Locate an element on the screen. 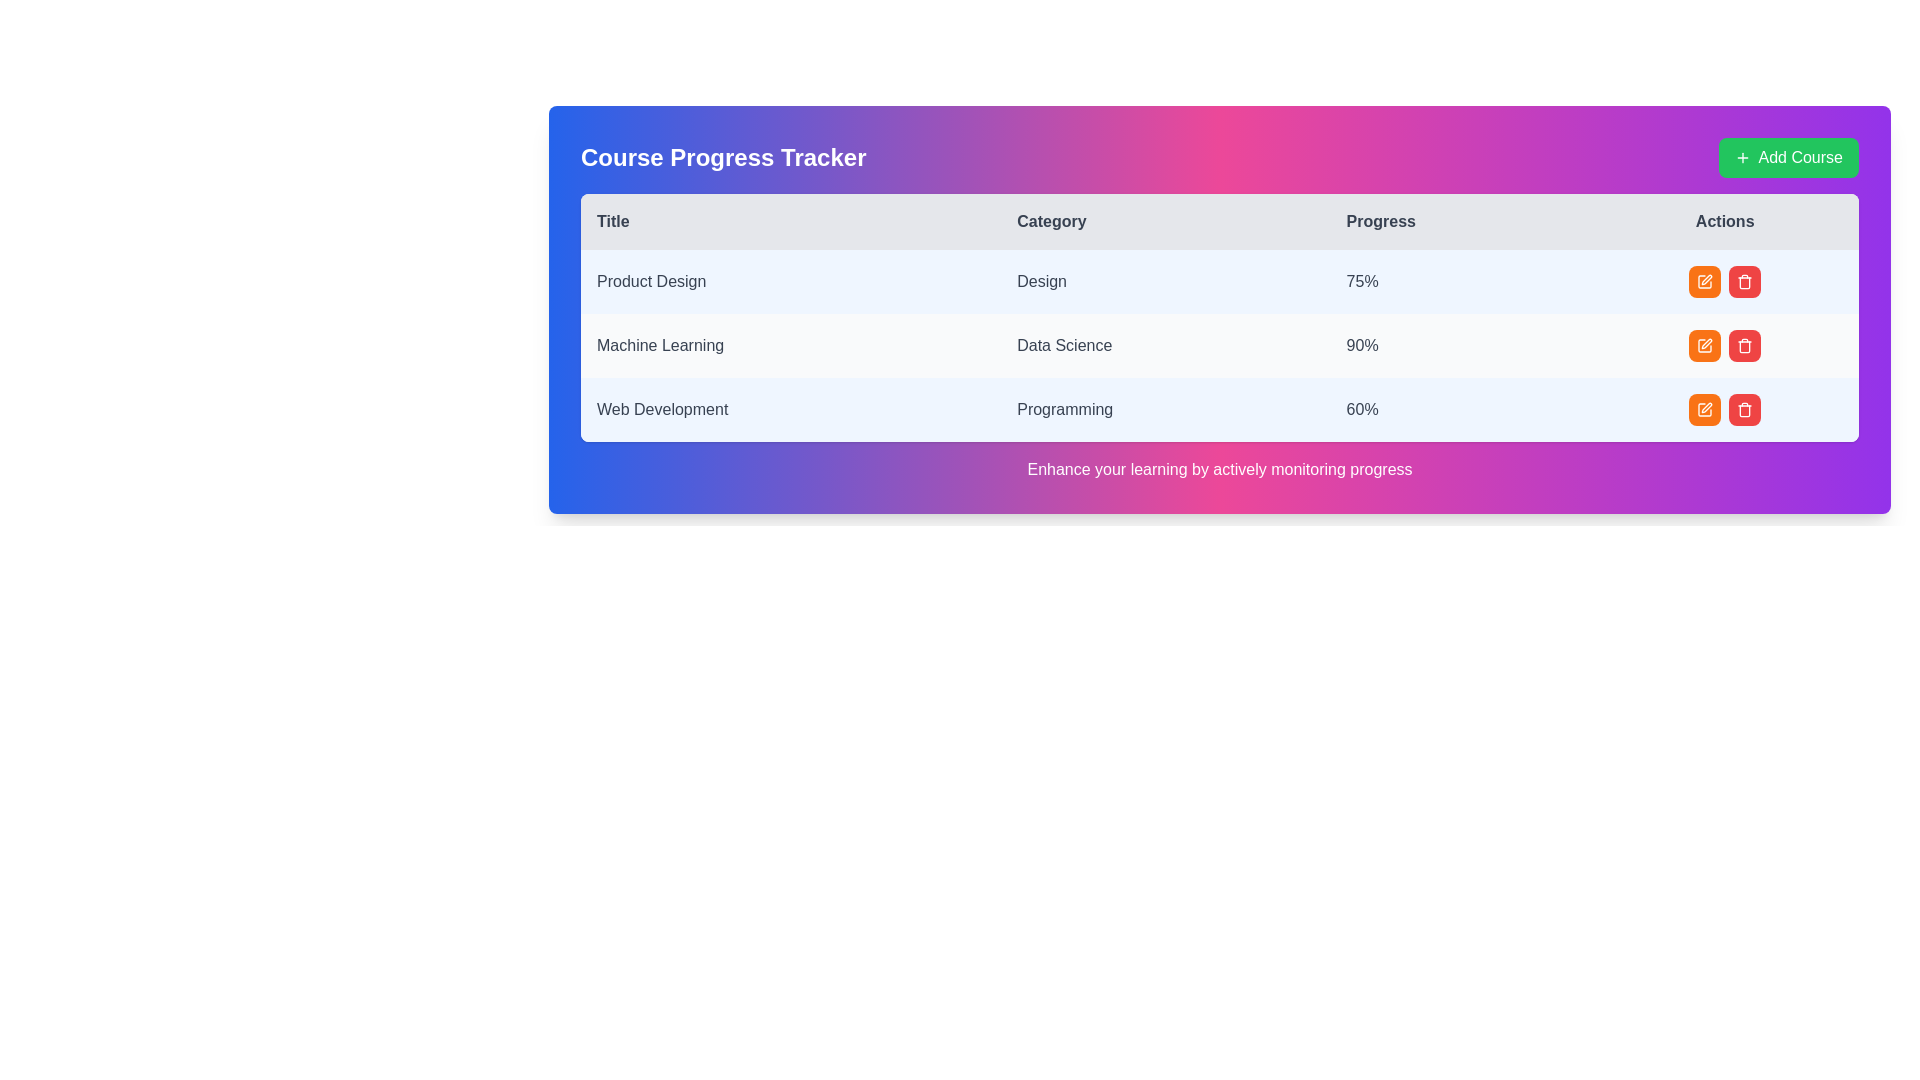 This screenshot has width=1920, height=1080. the edit button located in the 'Actions' column of the second row in the 'Course Progress Tracker' table to initiate an edit action for the corresponding list item is located at coordinates (1703, 345).